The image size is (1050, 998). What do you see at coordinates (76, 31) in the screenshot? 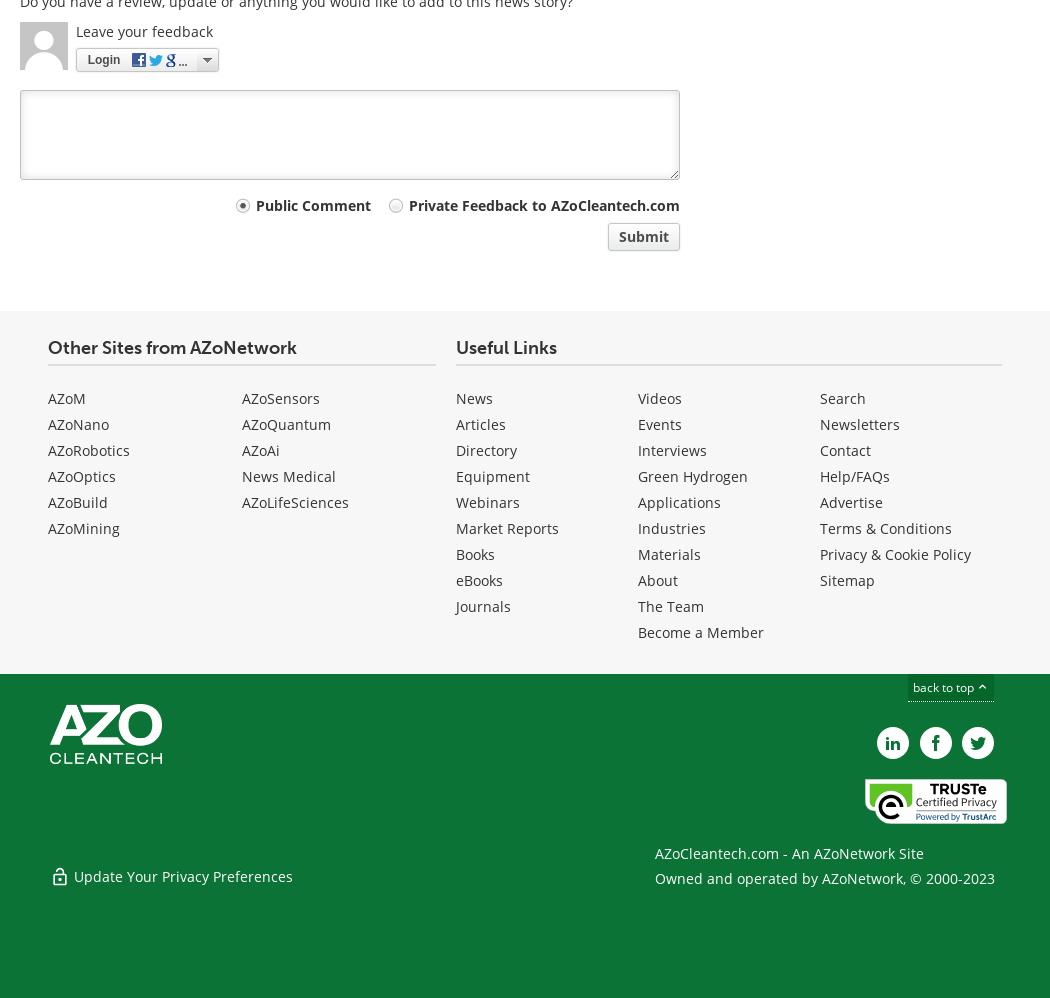
I see `'Leave your feedback'` at bounding box center [76, 31].